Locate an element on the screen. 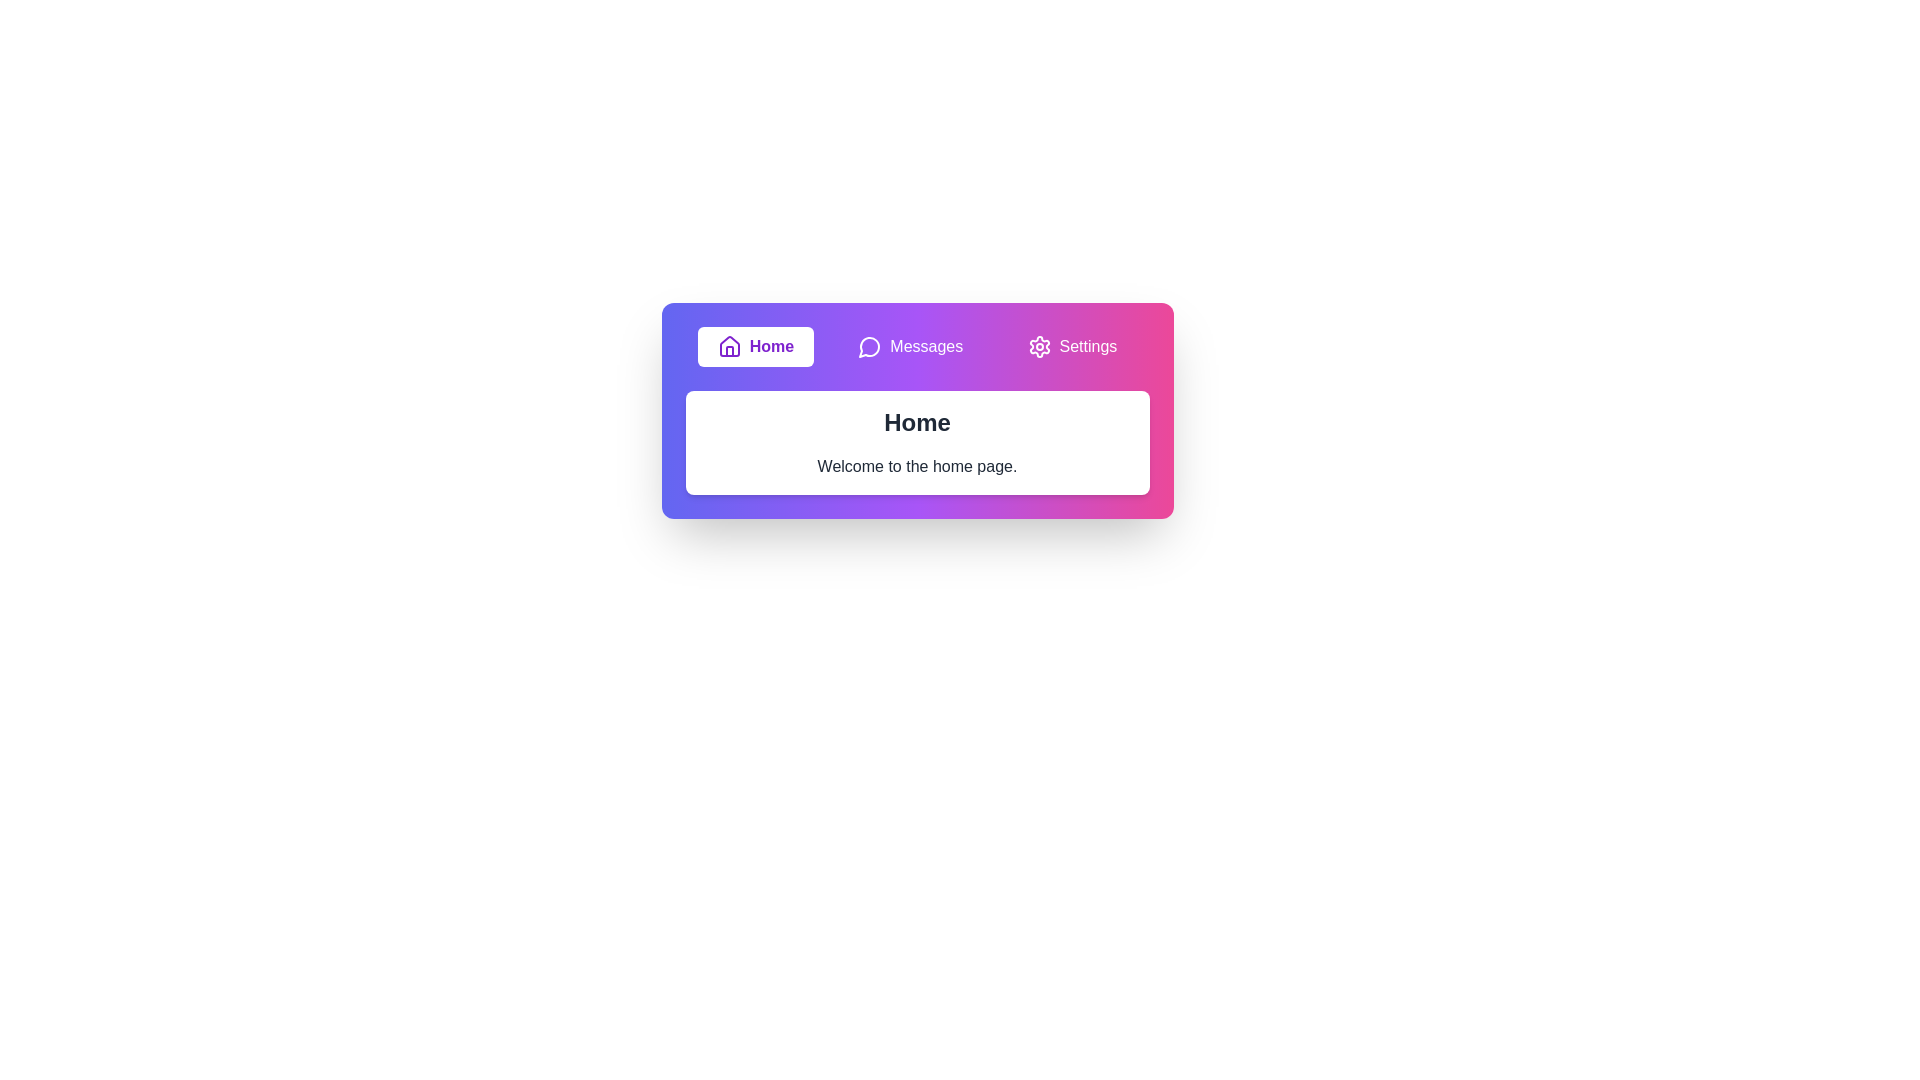 The image size is (1920, 1080). the 'Home' icon located on the left side of the navigation bar in the gradient purple and pink header is located at coordinates (728, 346).